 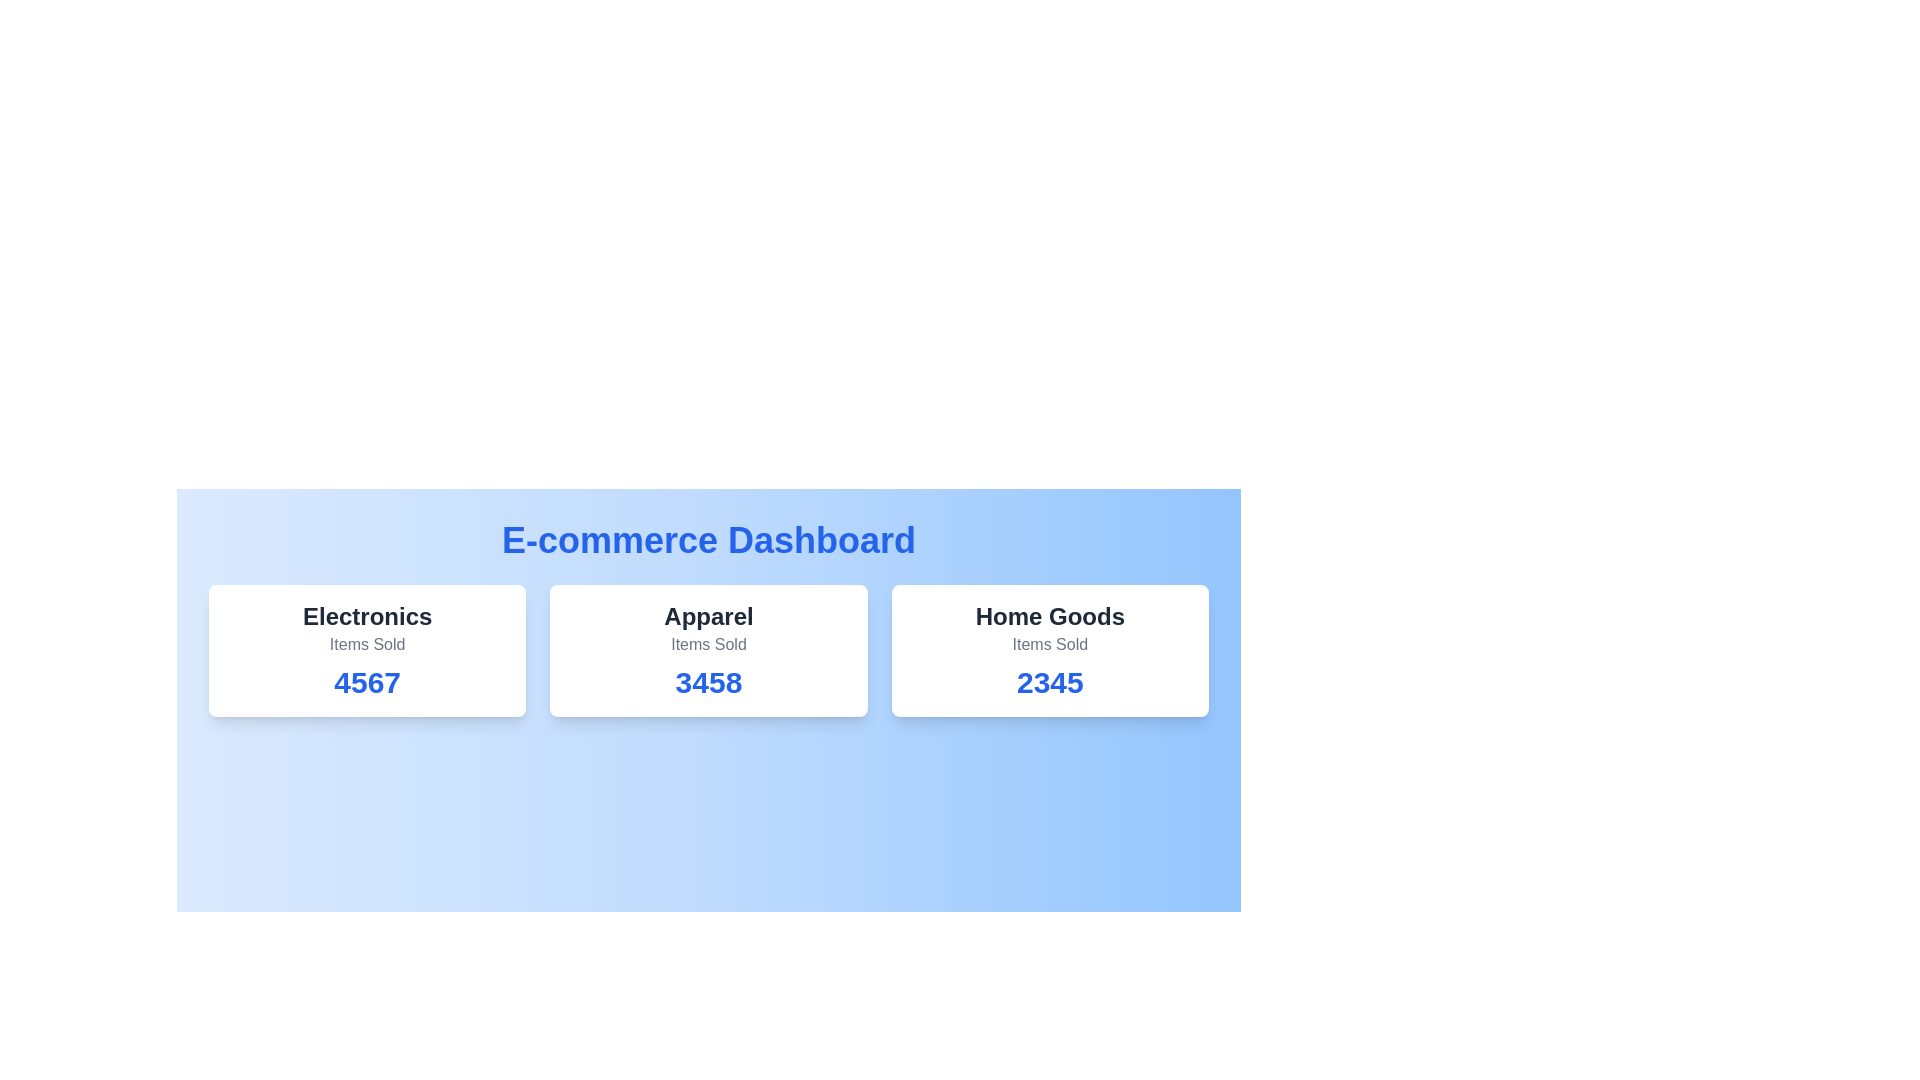 I want to click on the category card for Home Goods, so click(x=1049, y=651).